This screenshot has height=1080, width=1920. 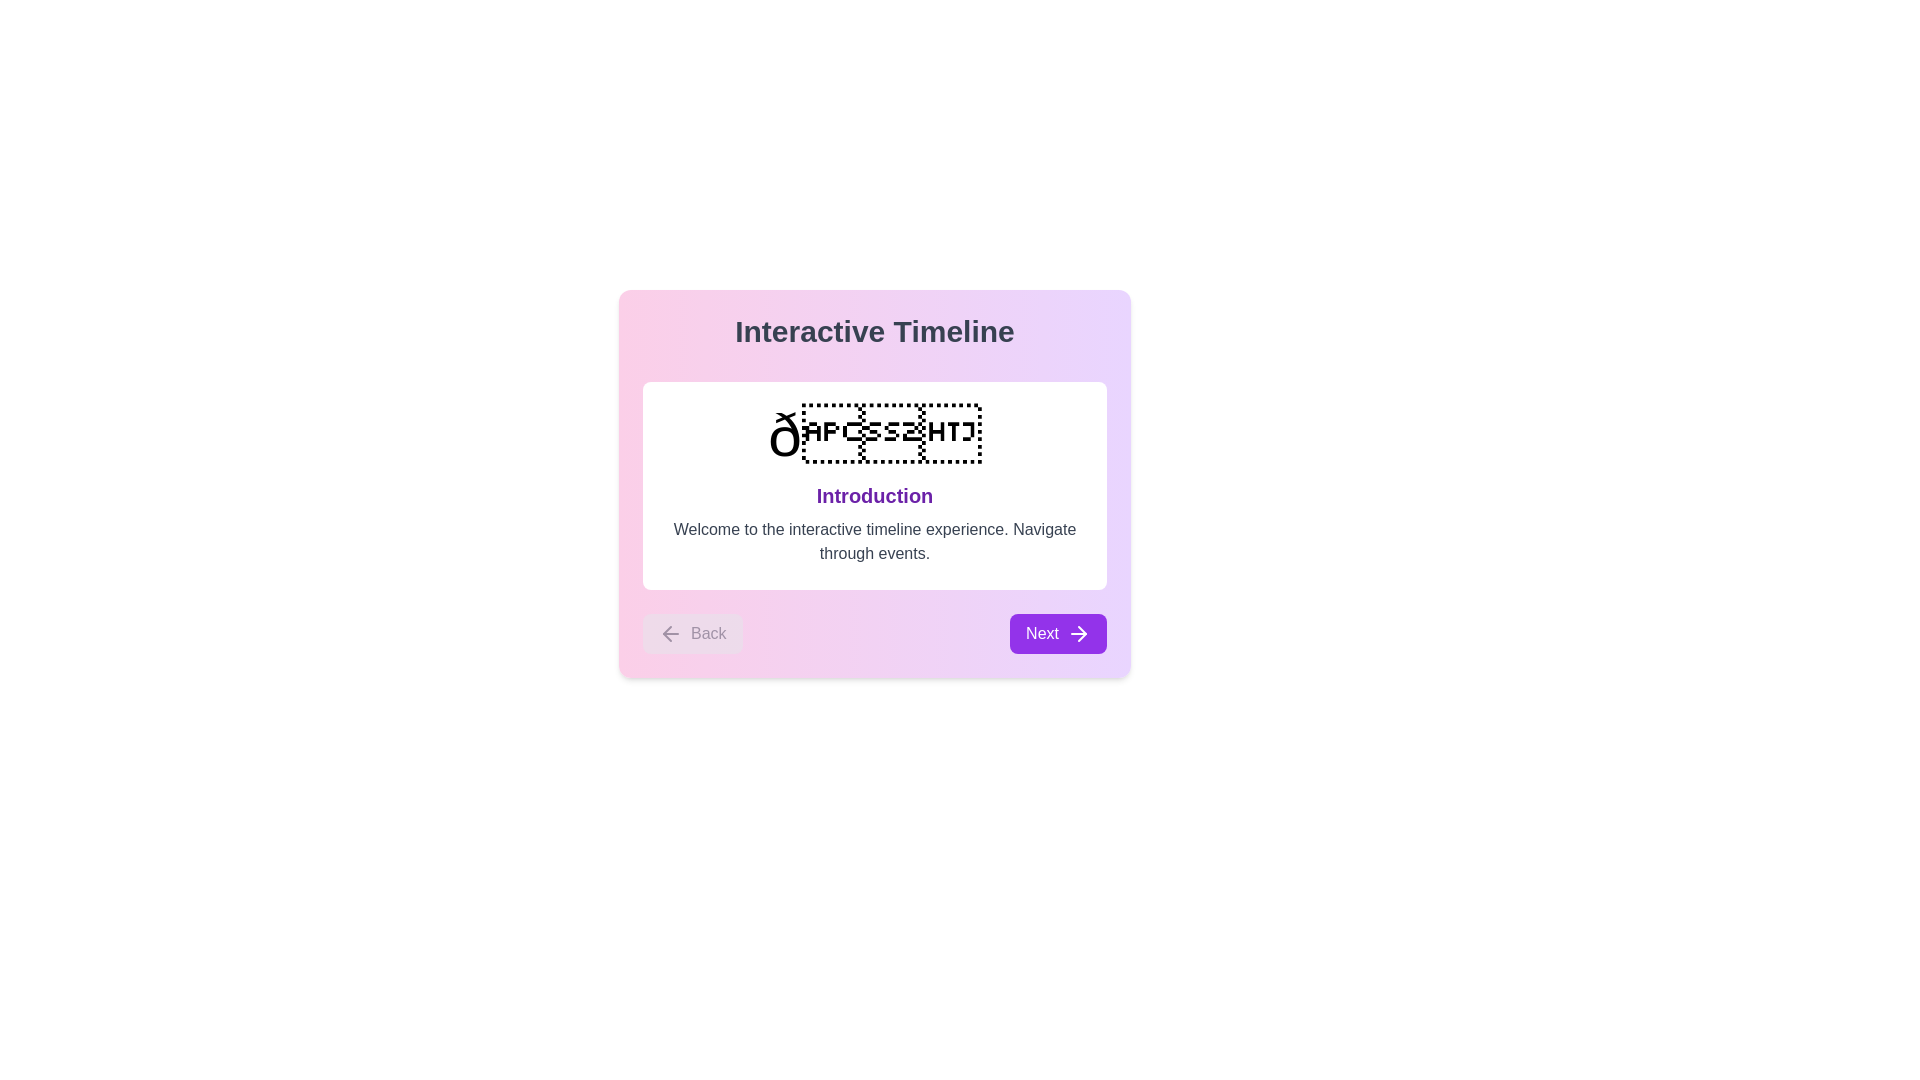 I want to click on the rightward-pointing arrow vector graphic within the Next button, so click(x=1081, y=633).